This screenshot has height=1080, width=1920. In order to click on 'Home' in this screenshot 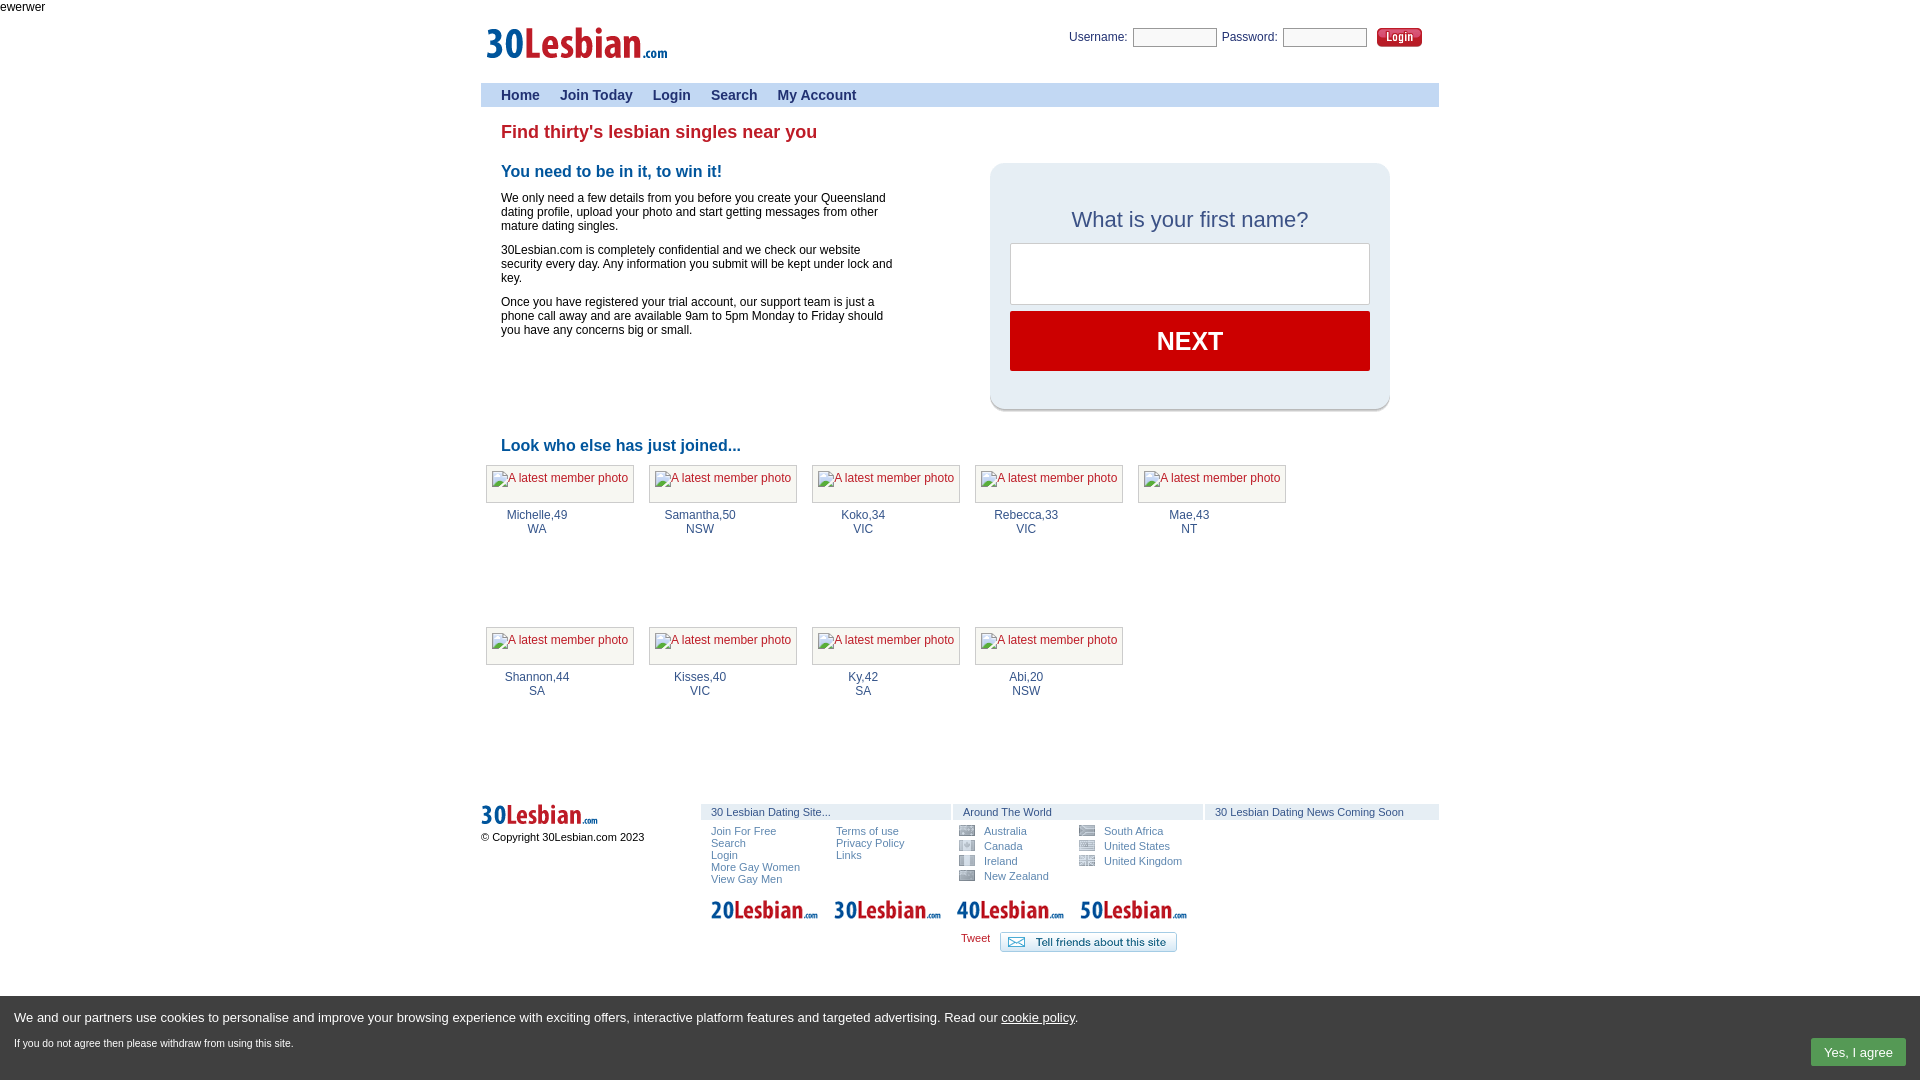, I will do `click(520, 95)`.